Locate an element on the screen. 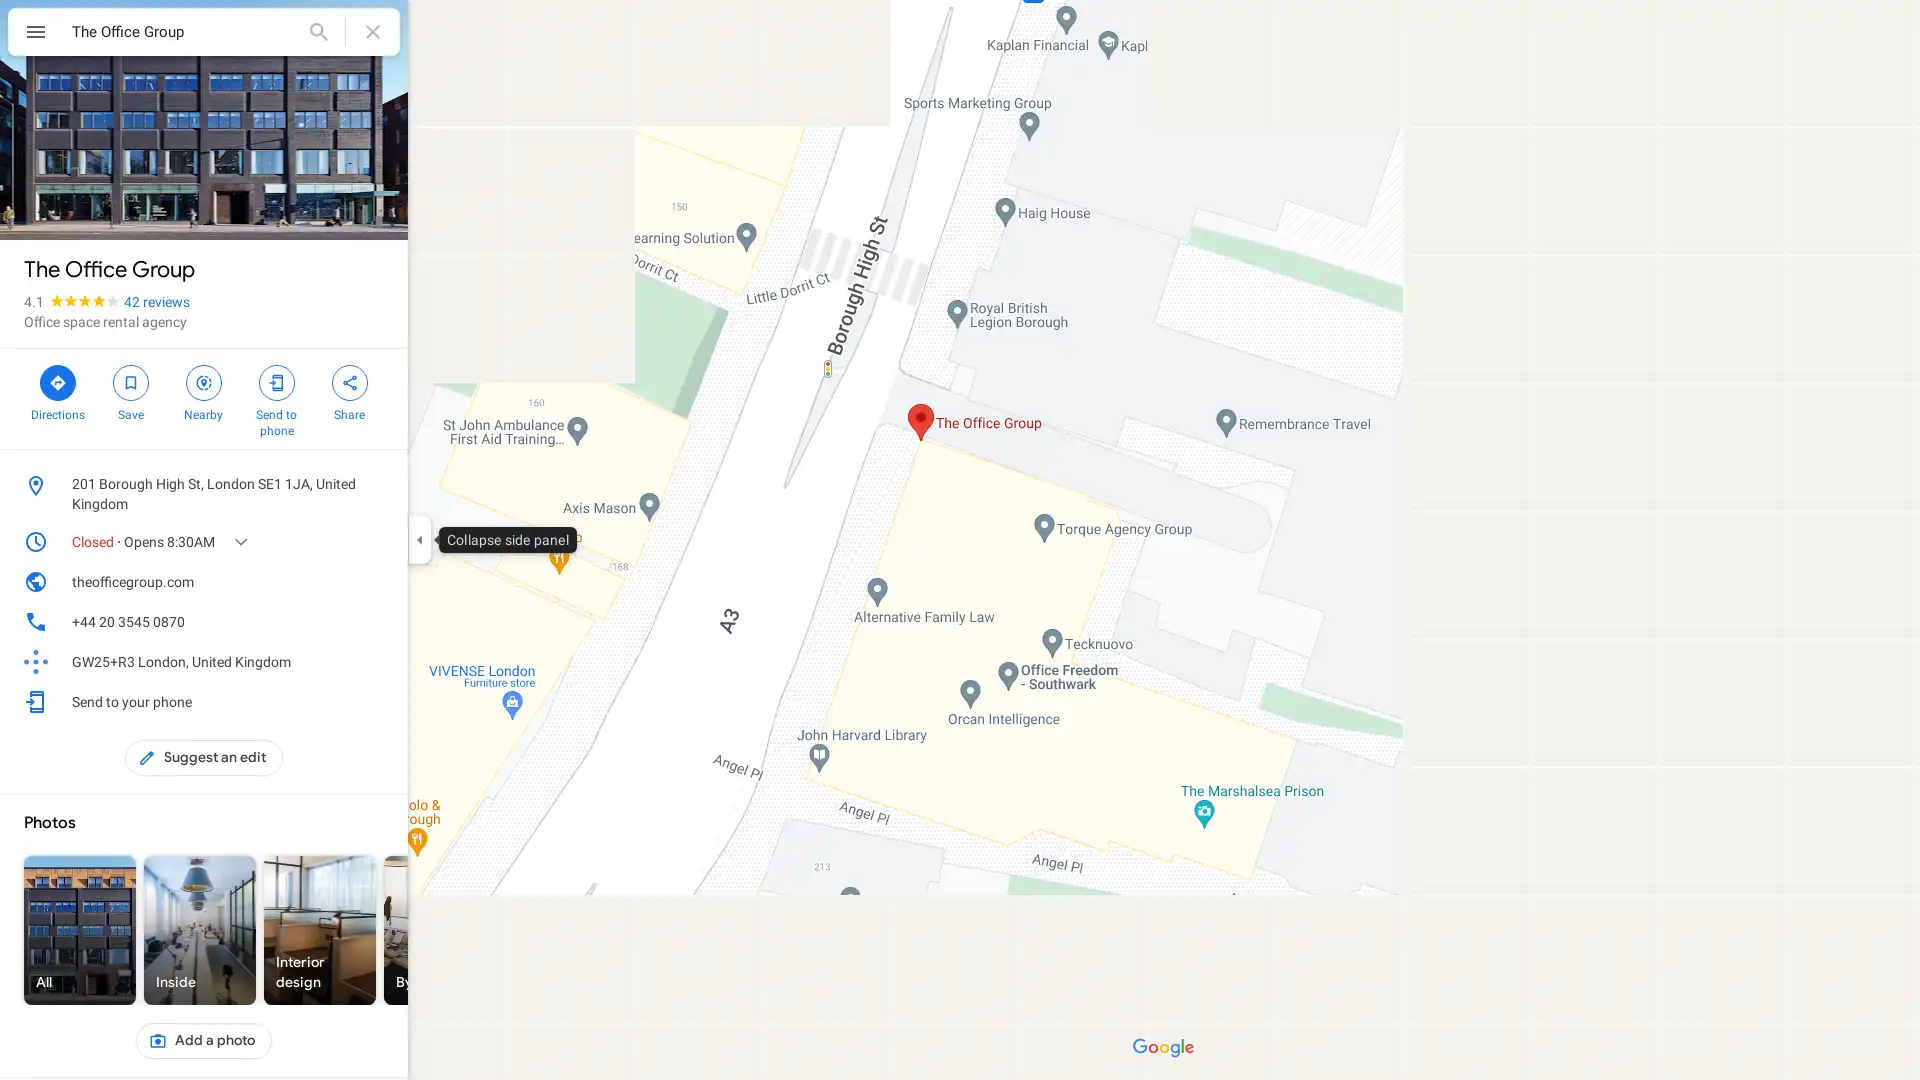  Call phone number is located at coordinates (374, 620).